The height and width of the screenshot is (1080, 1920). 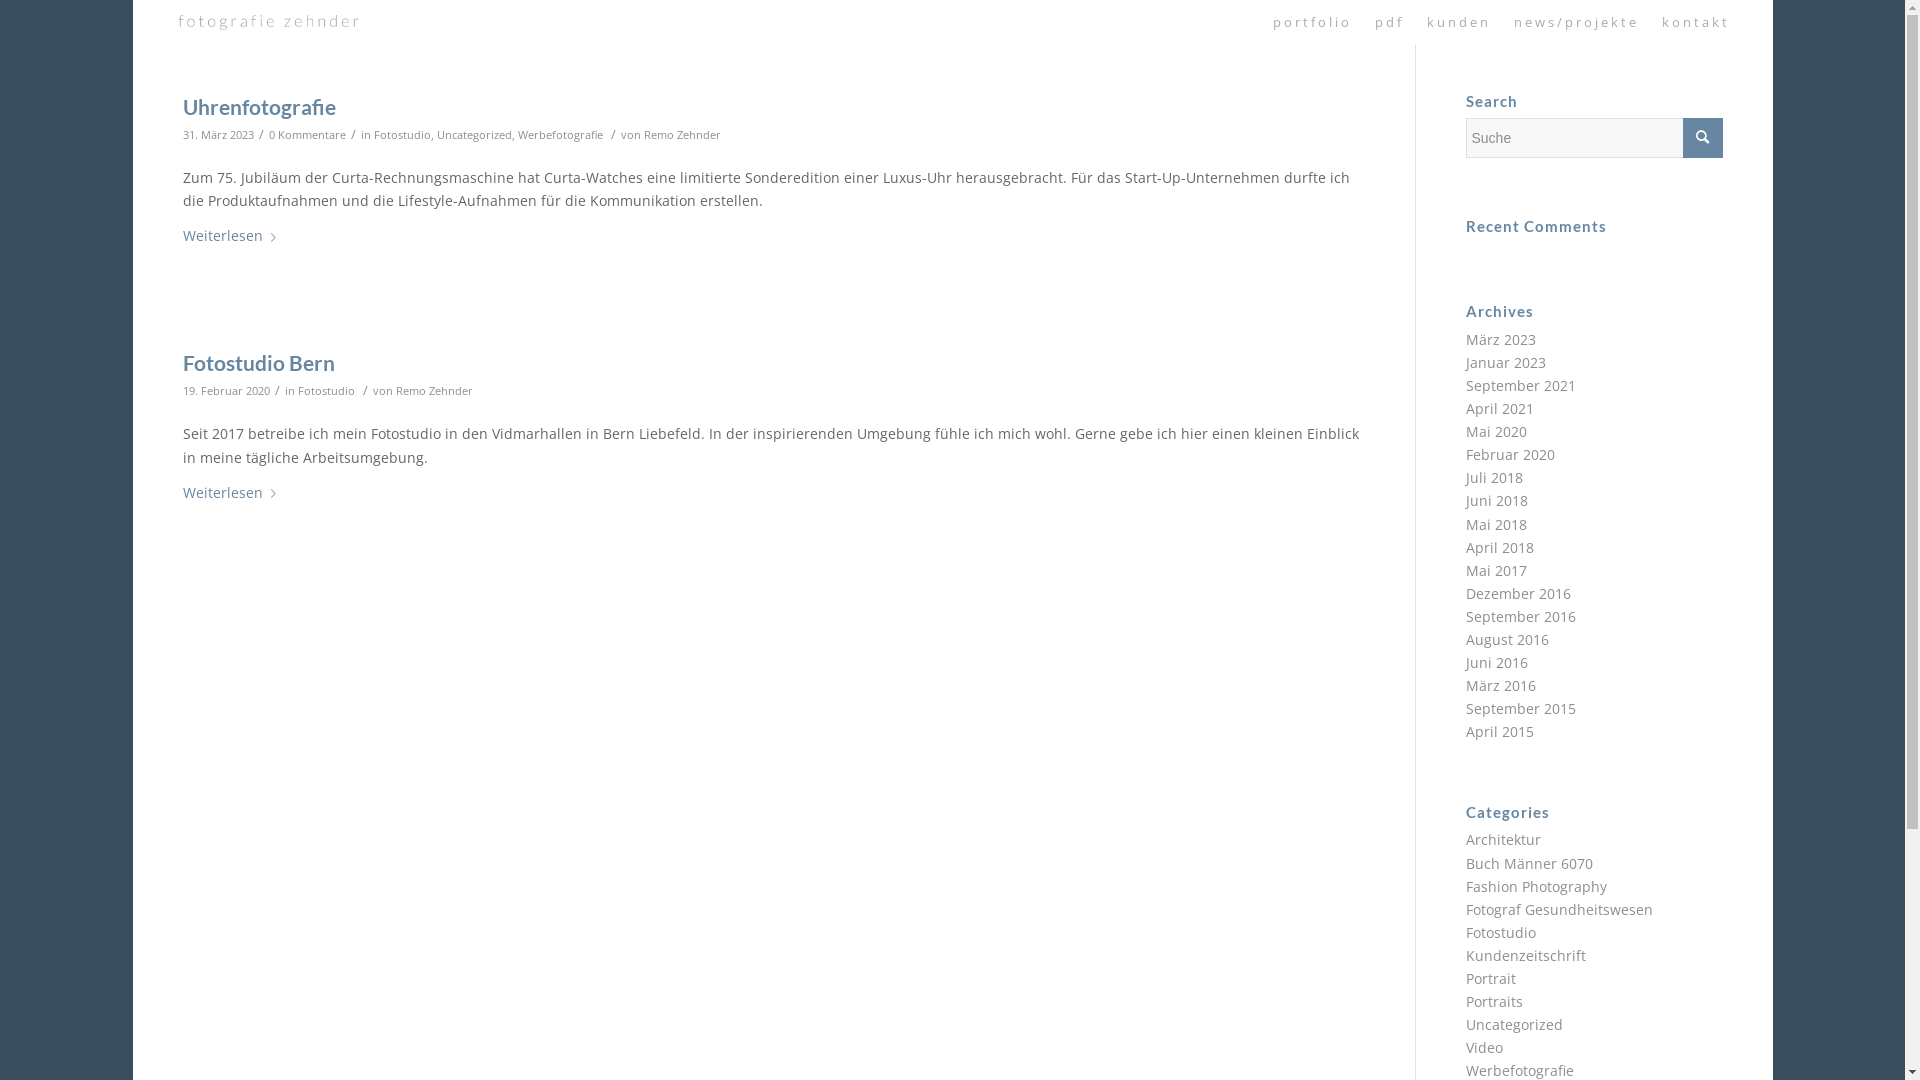 What do you see at coordinates (1501, 22) in the screenshot?
I see `'n e w s / p r o j e k t e'` at bounding box center [1501, 22].